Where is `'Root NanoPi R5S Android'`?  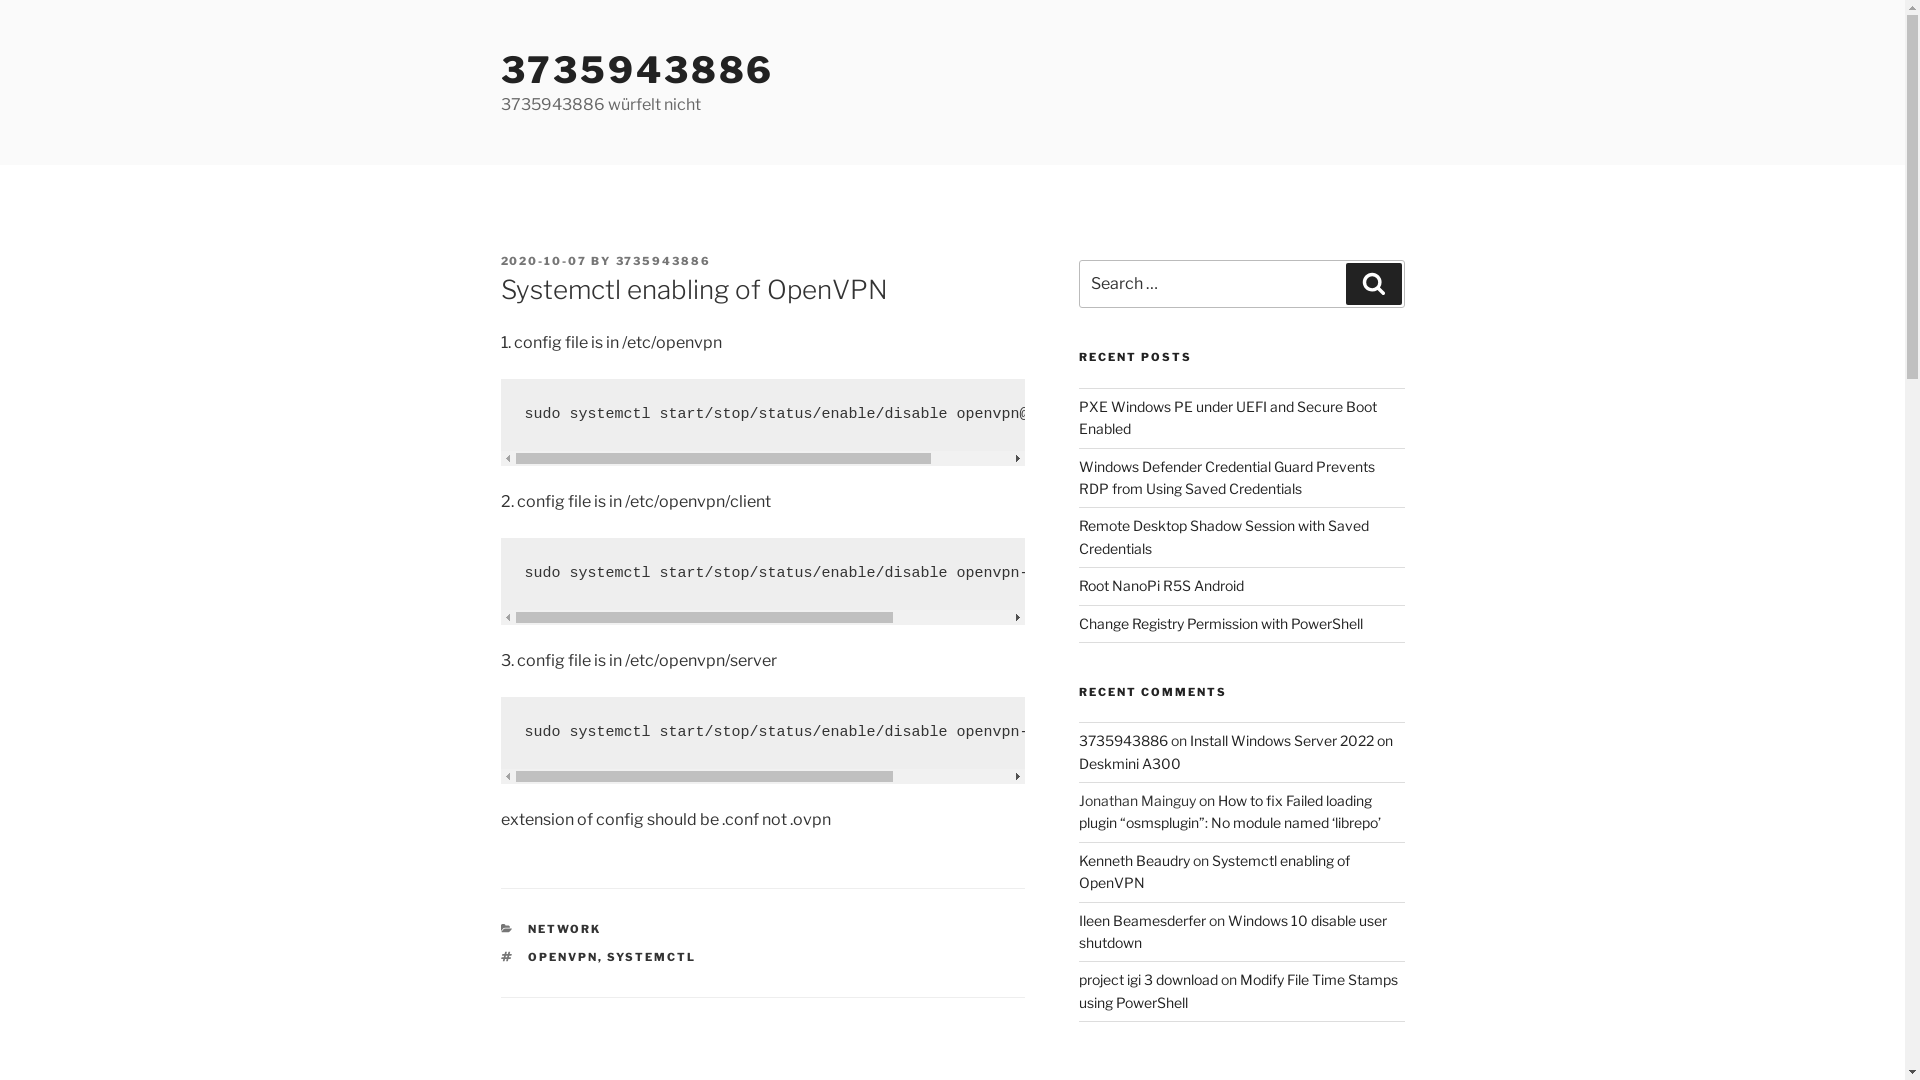
'Root NanoPi R5S Android' is located at coordinates (1161, 585).